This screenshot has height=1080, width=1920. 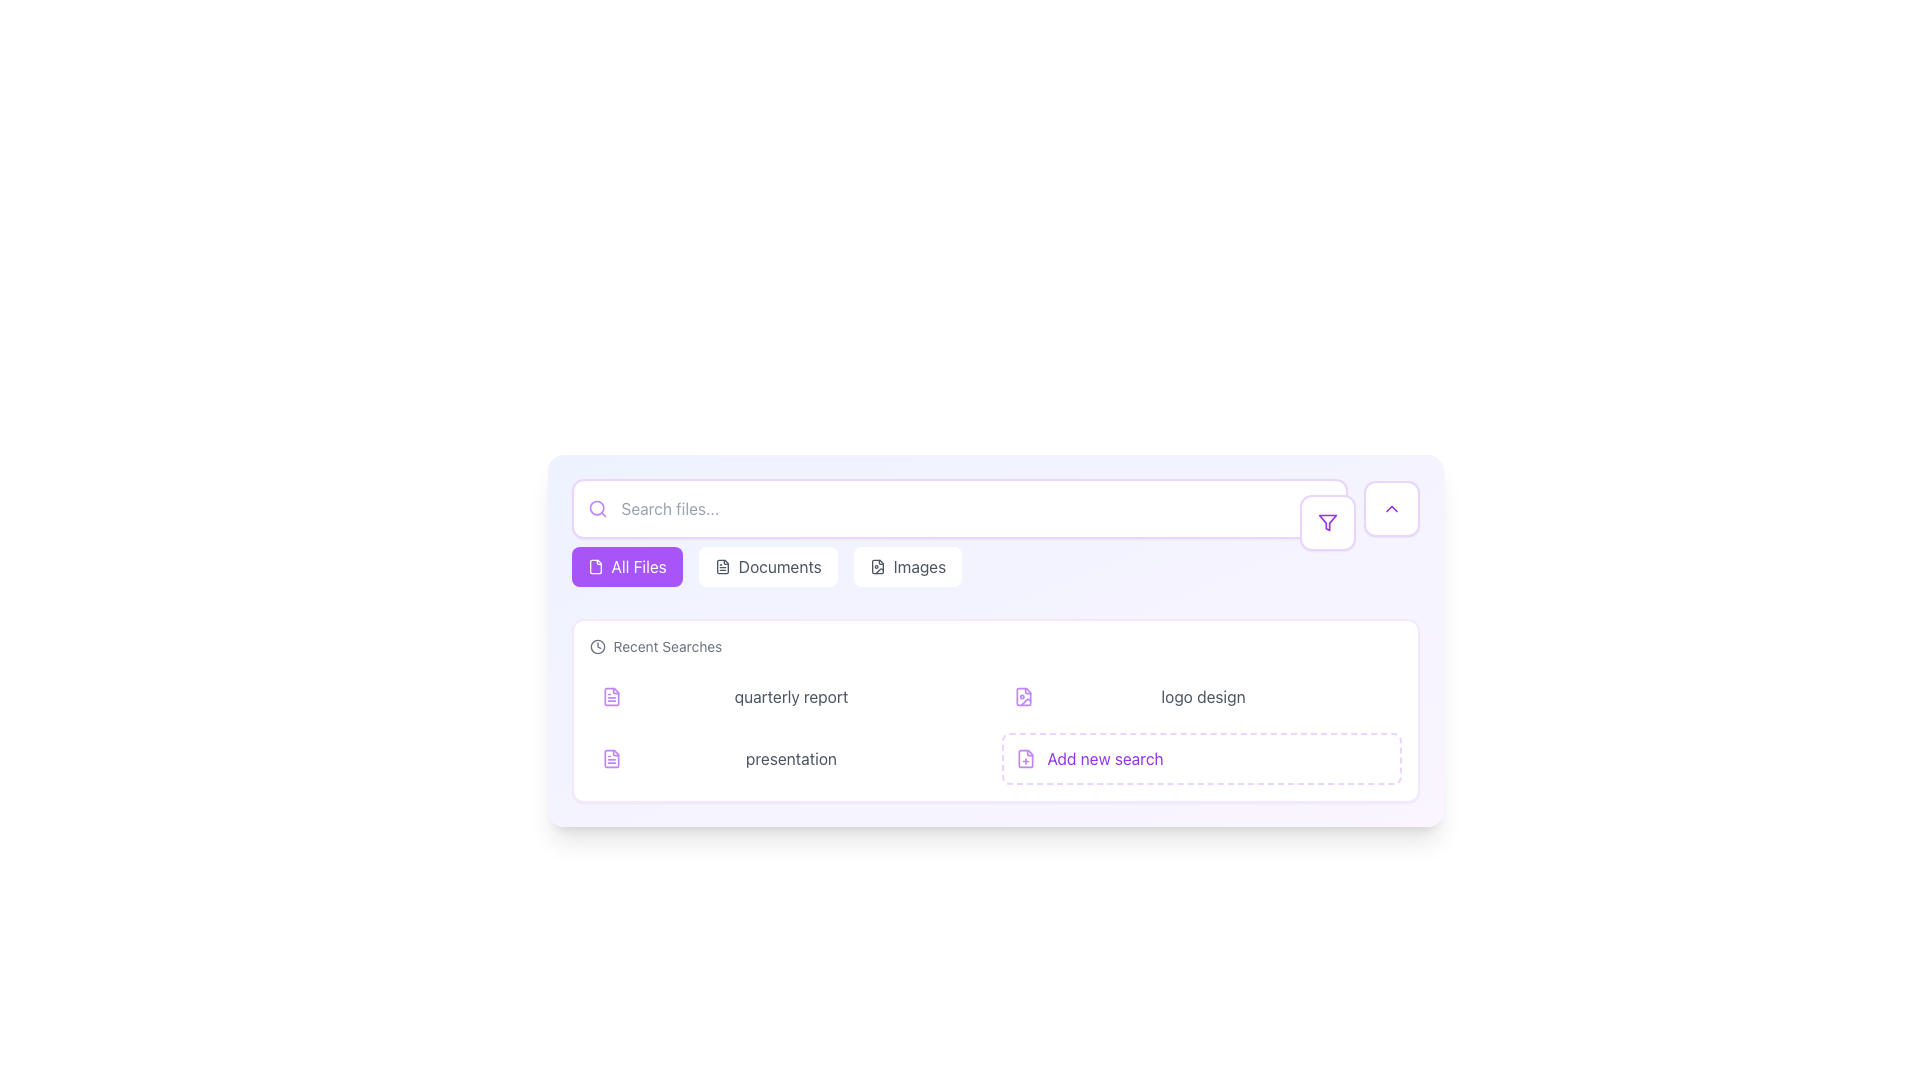 What do you see at coordinates (594, 567) in the screenshot?
I see `the 'All Files' icon located in the top bar's navigation section, next to the text label for file categories` at bounding box center [594, 567].